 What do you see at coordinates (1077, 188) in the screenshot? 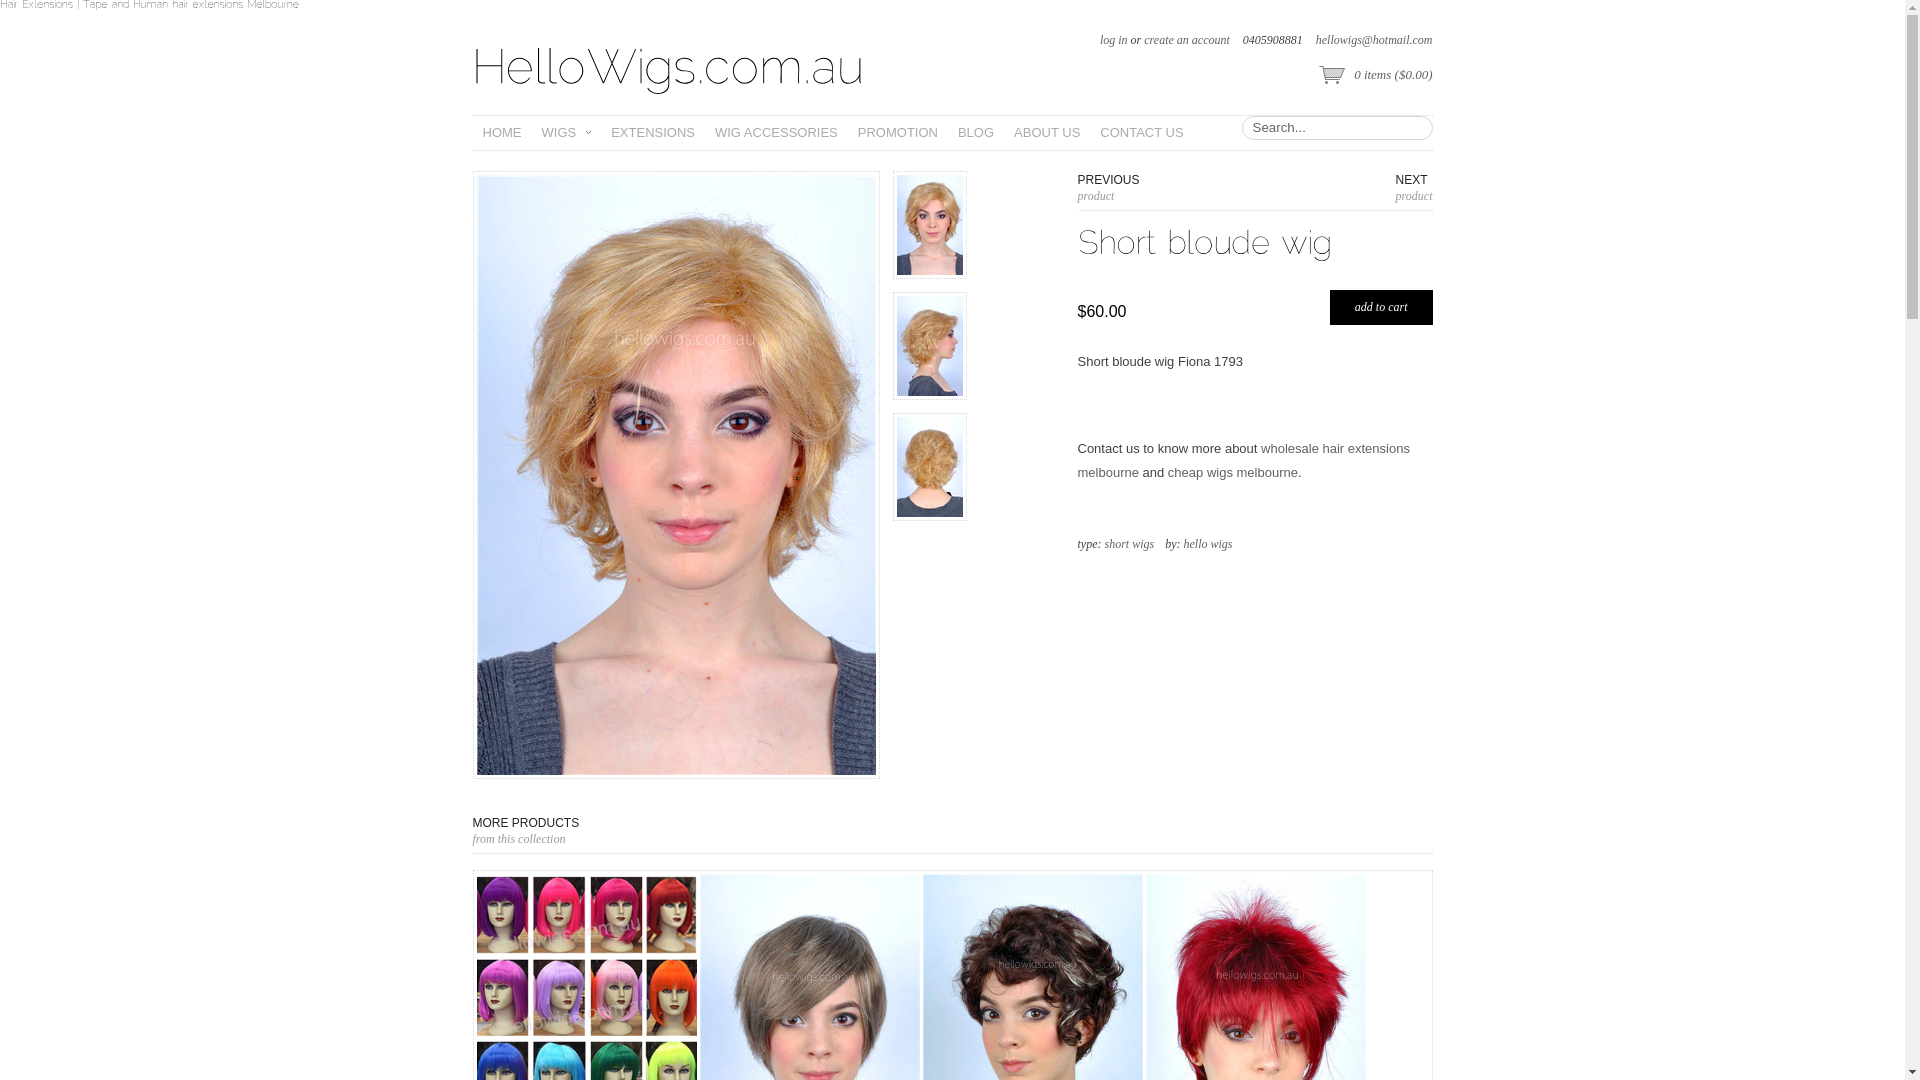
I see `'PREVIOUS` at bounding box center [1077, 188].